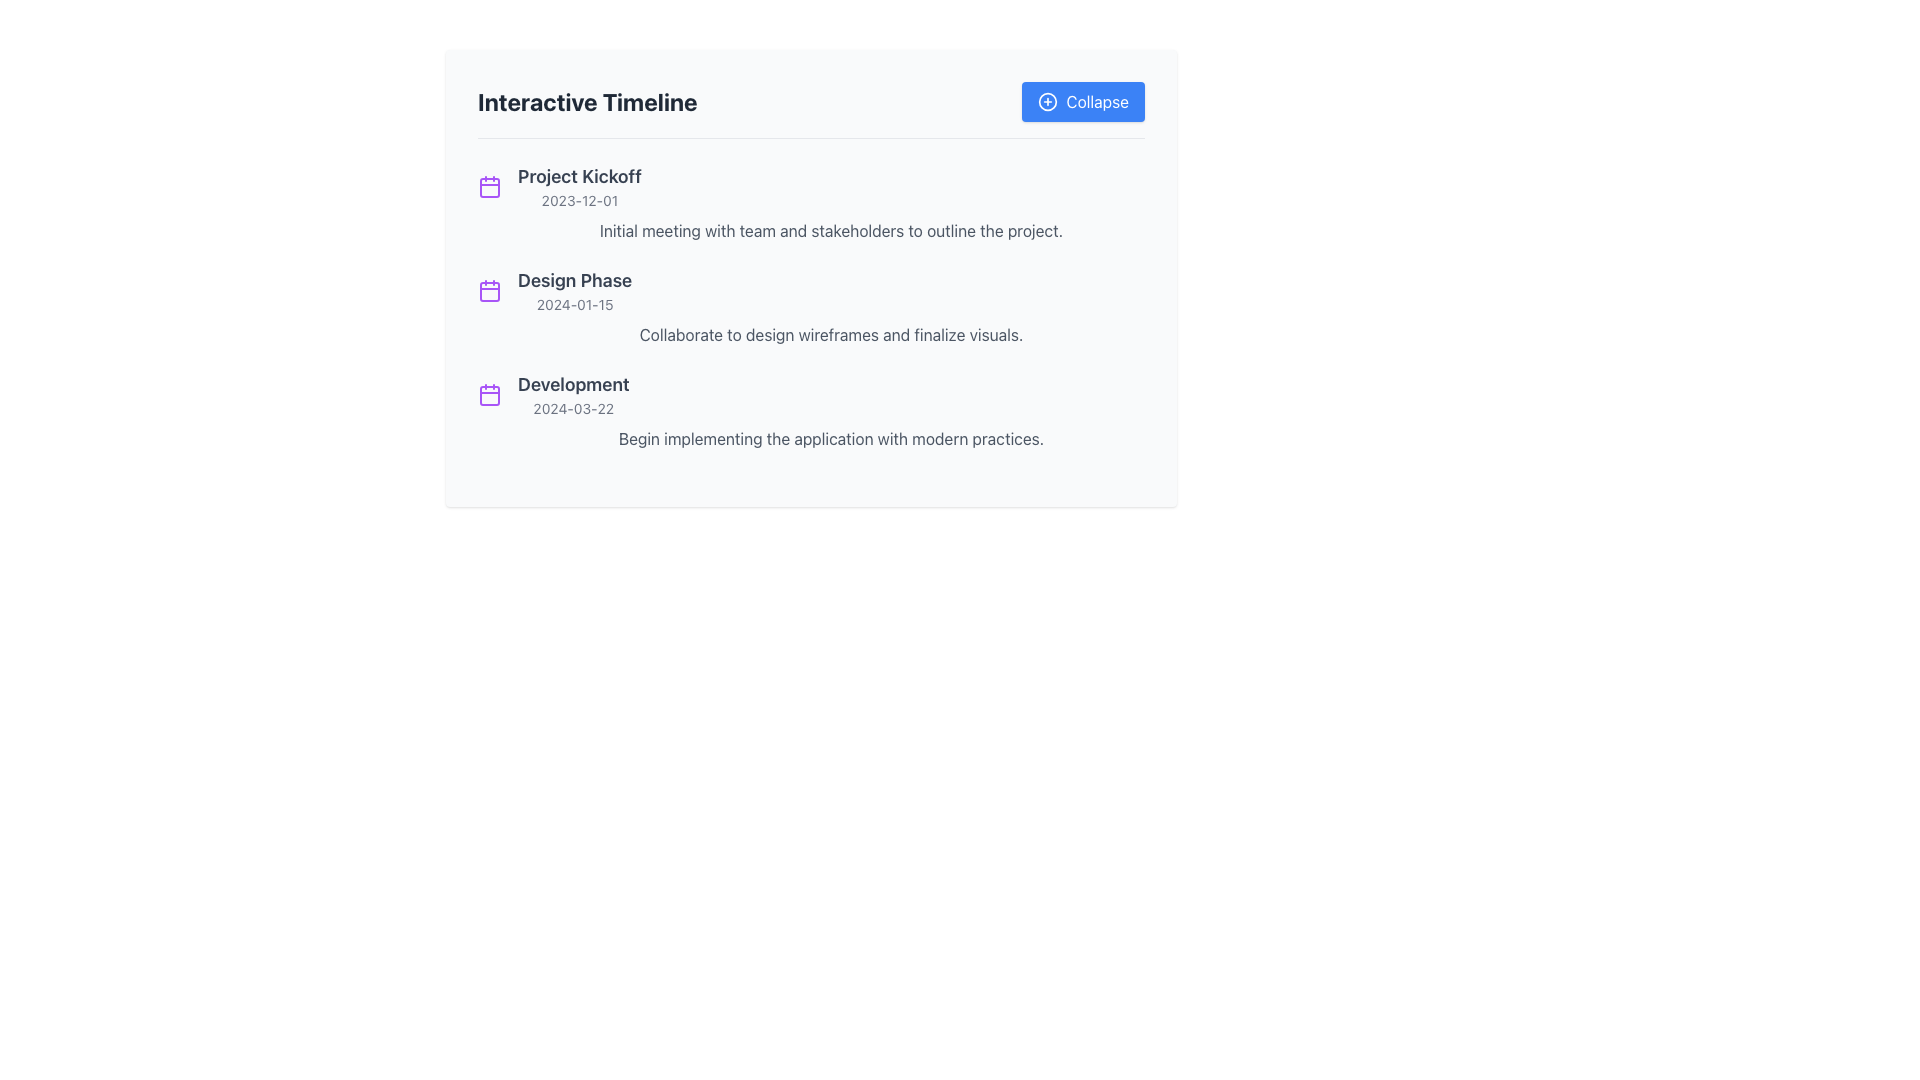 This screenshot has width=1920, height=1080. Describe the element at coordinates (489, 290) in the screenshot. I see `calendar icon representing the 'Design Phase' milestone visually located next to the text 'Design Phase' and above the date '2024-01-15'` at that location.